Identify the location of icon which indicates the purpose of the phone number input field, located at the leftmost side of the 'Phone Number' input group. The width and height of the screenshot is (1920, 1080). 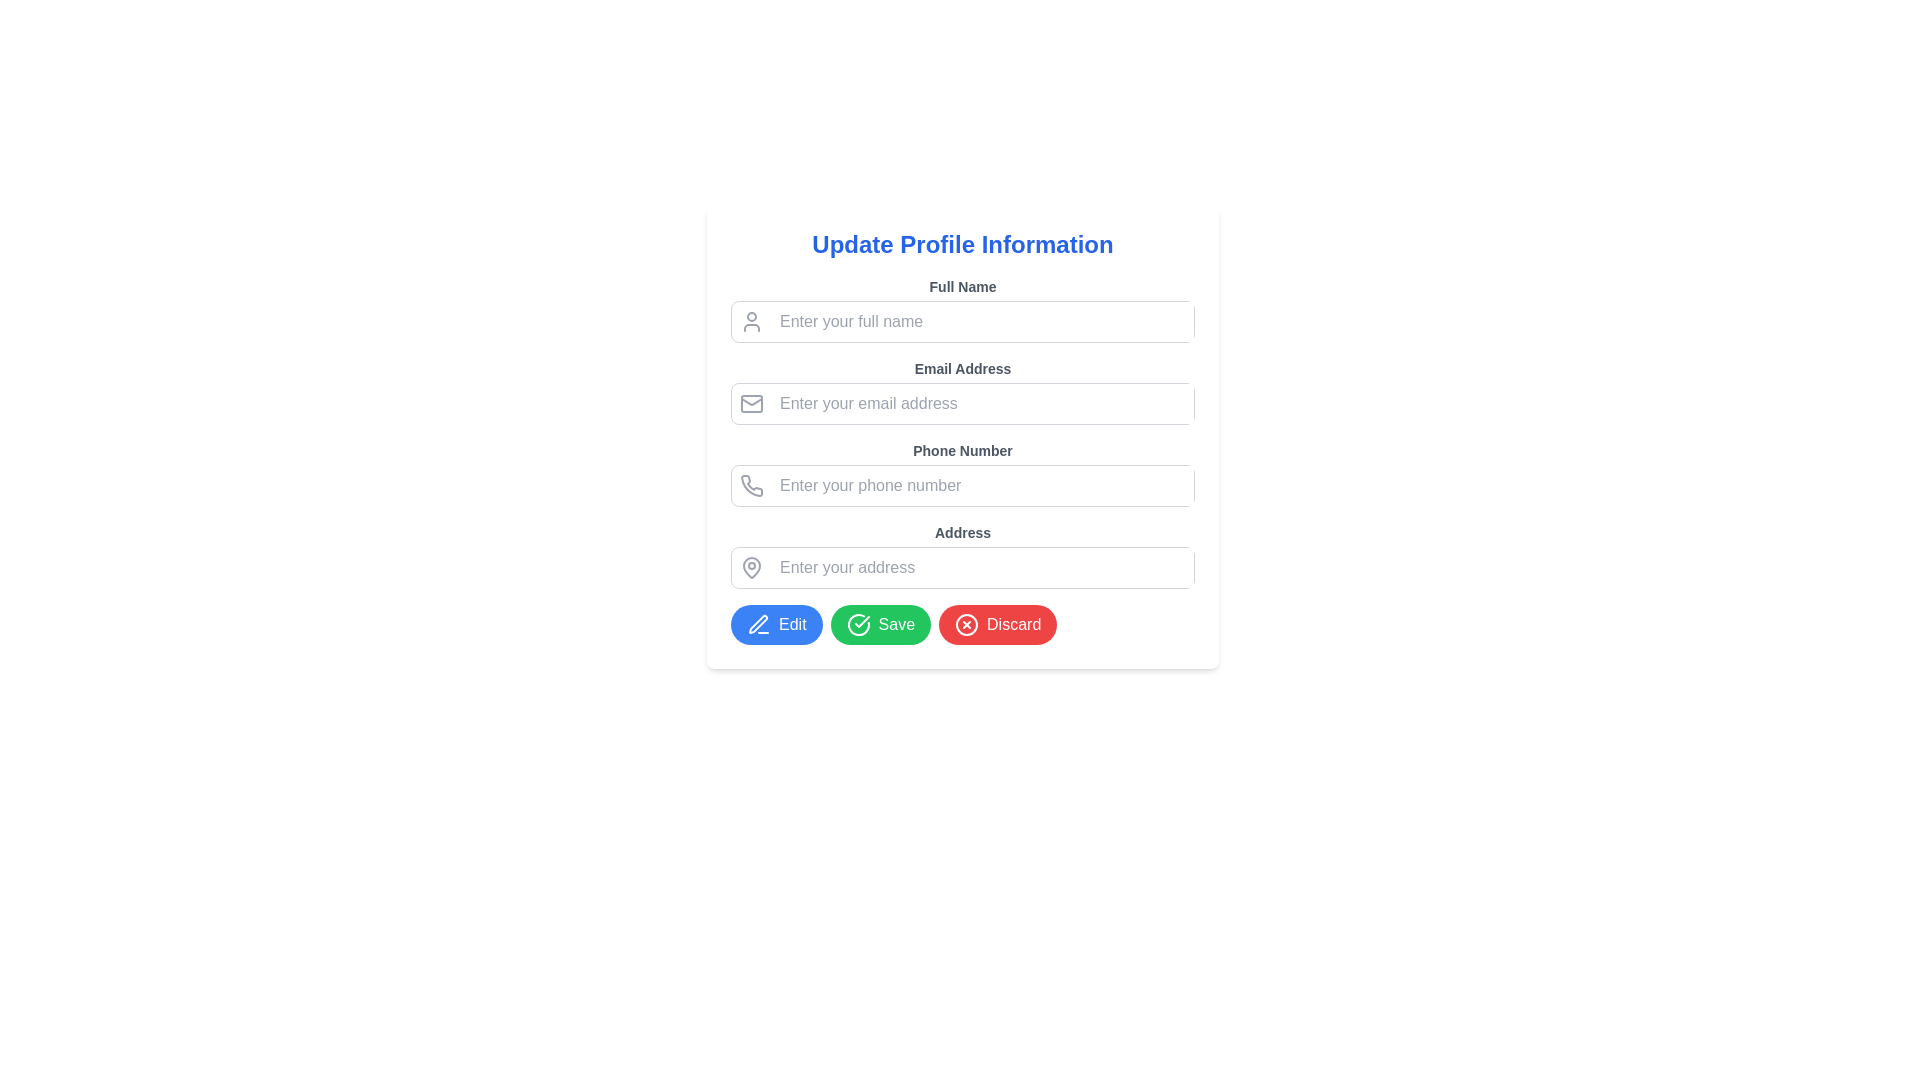
(751, 486).